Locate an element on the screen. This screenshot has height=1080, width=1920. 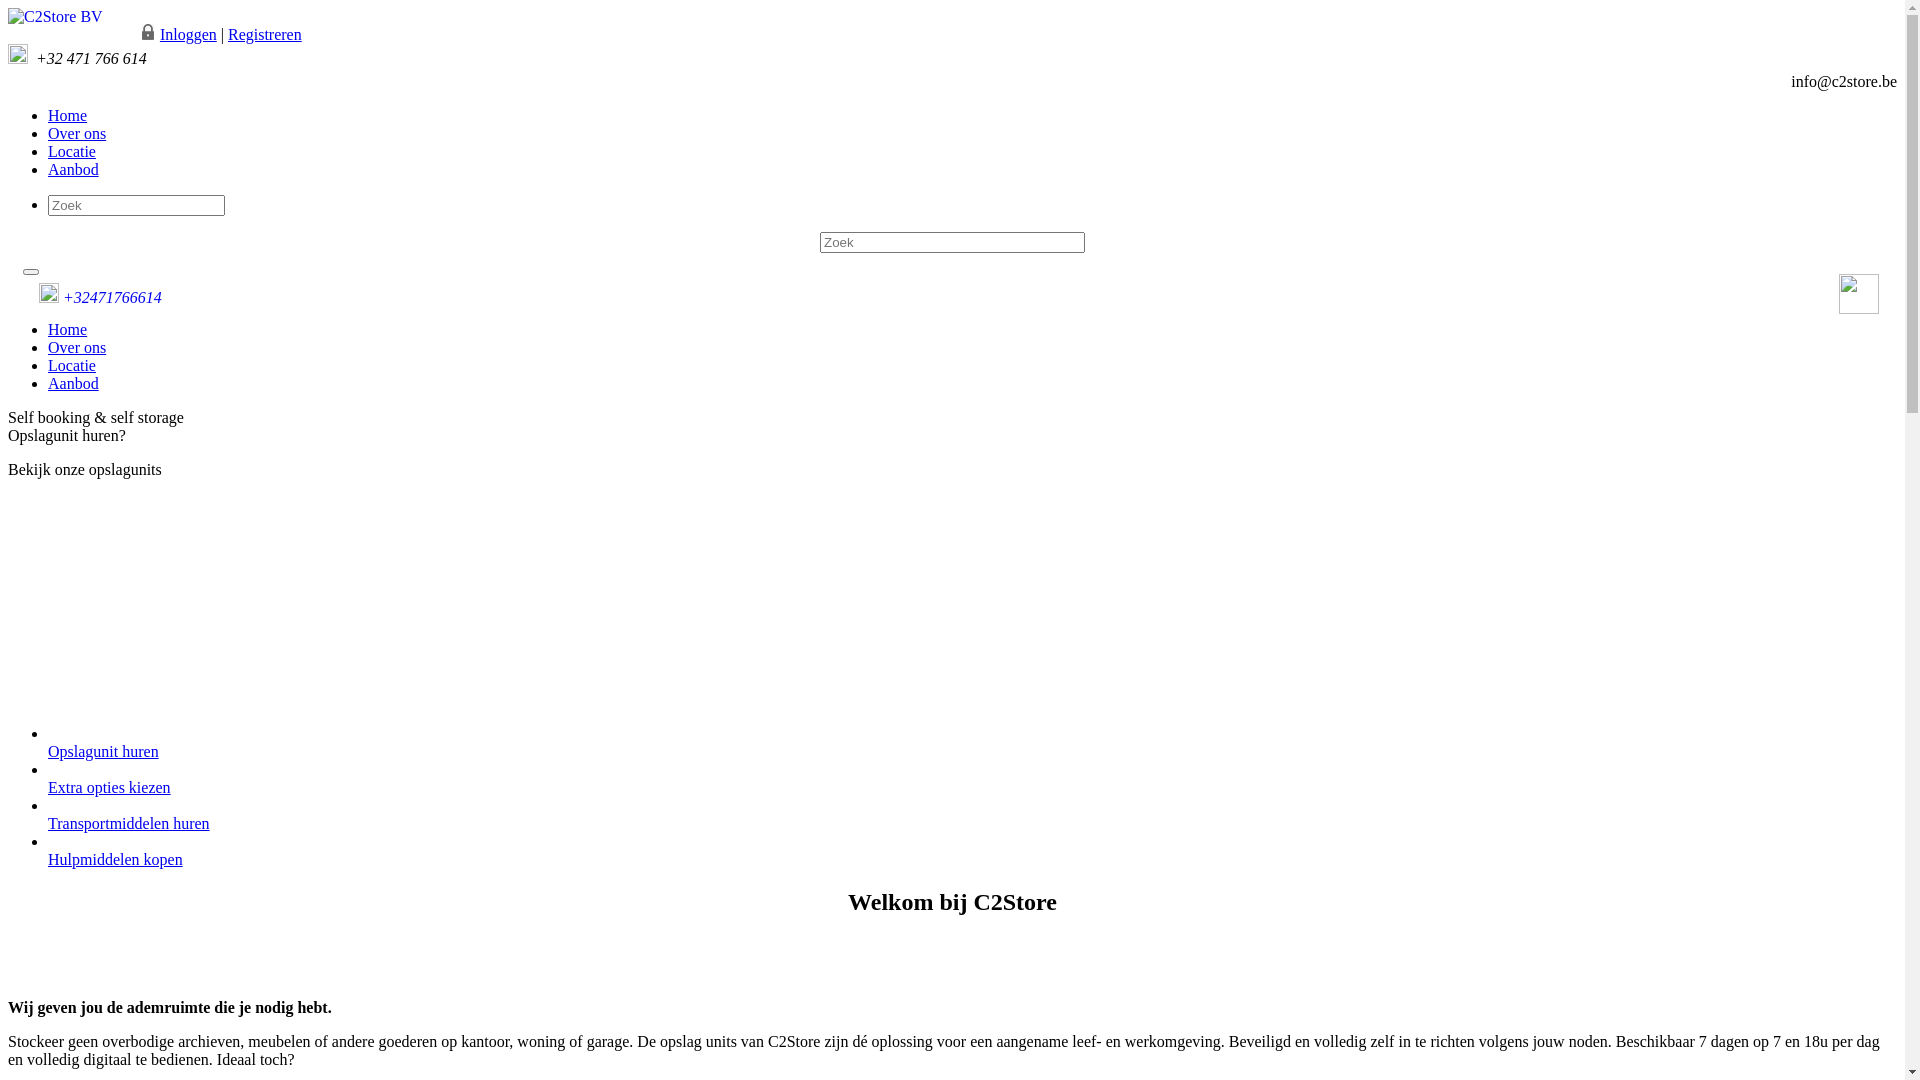
'Inloggen' is located at coordinates (188, 34).